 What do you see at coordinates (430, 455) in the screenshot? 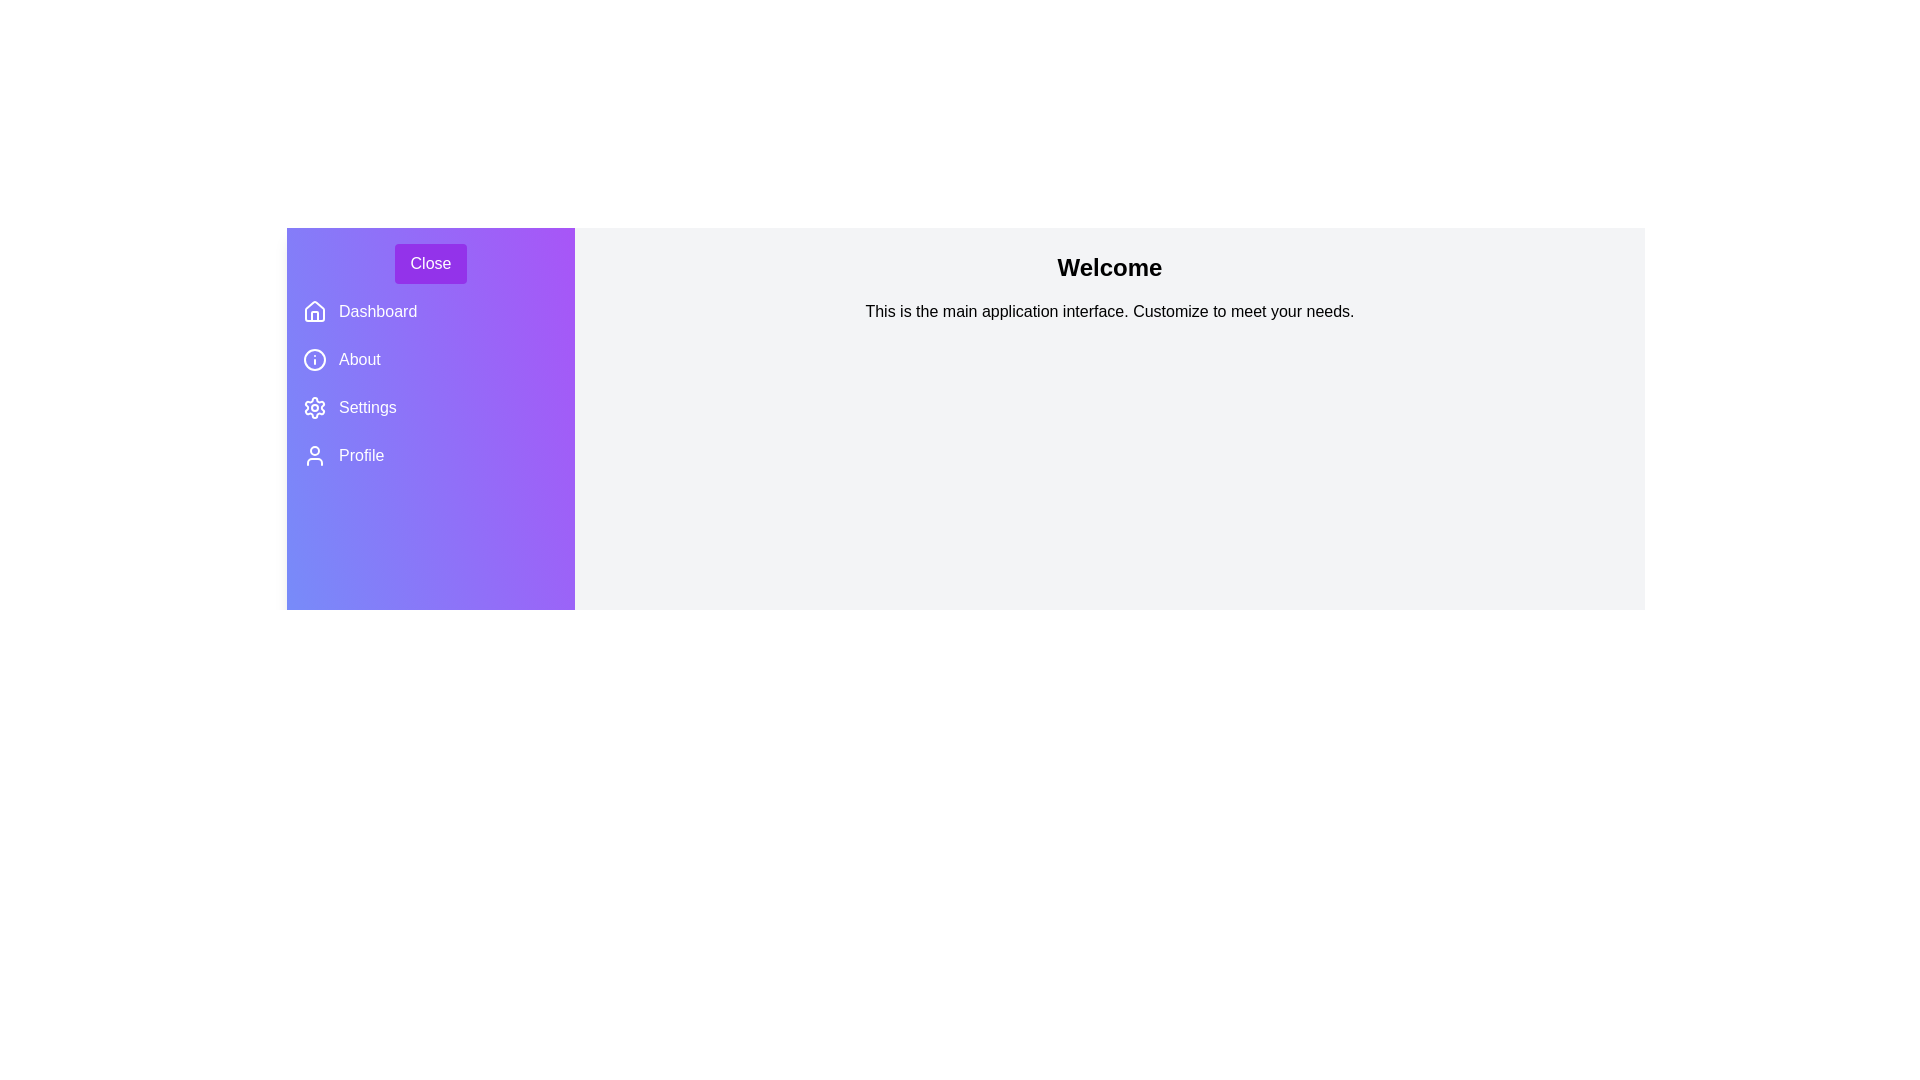
I see `the 'Profile' menu item` at bounding box center [430, 455].